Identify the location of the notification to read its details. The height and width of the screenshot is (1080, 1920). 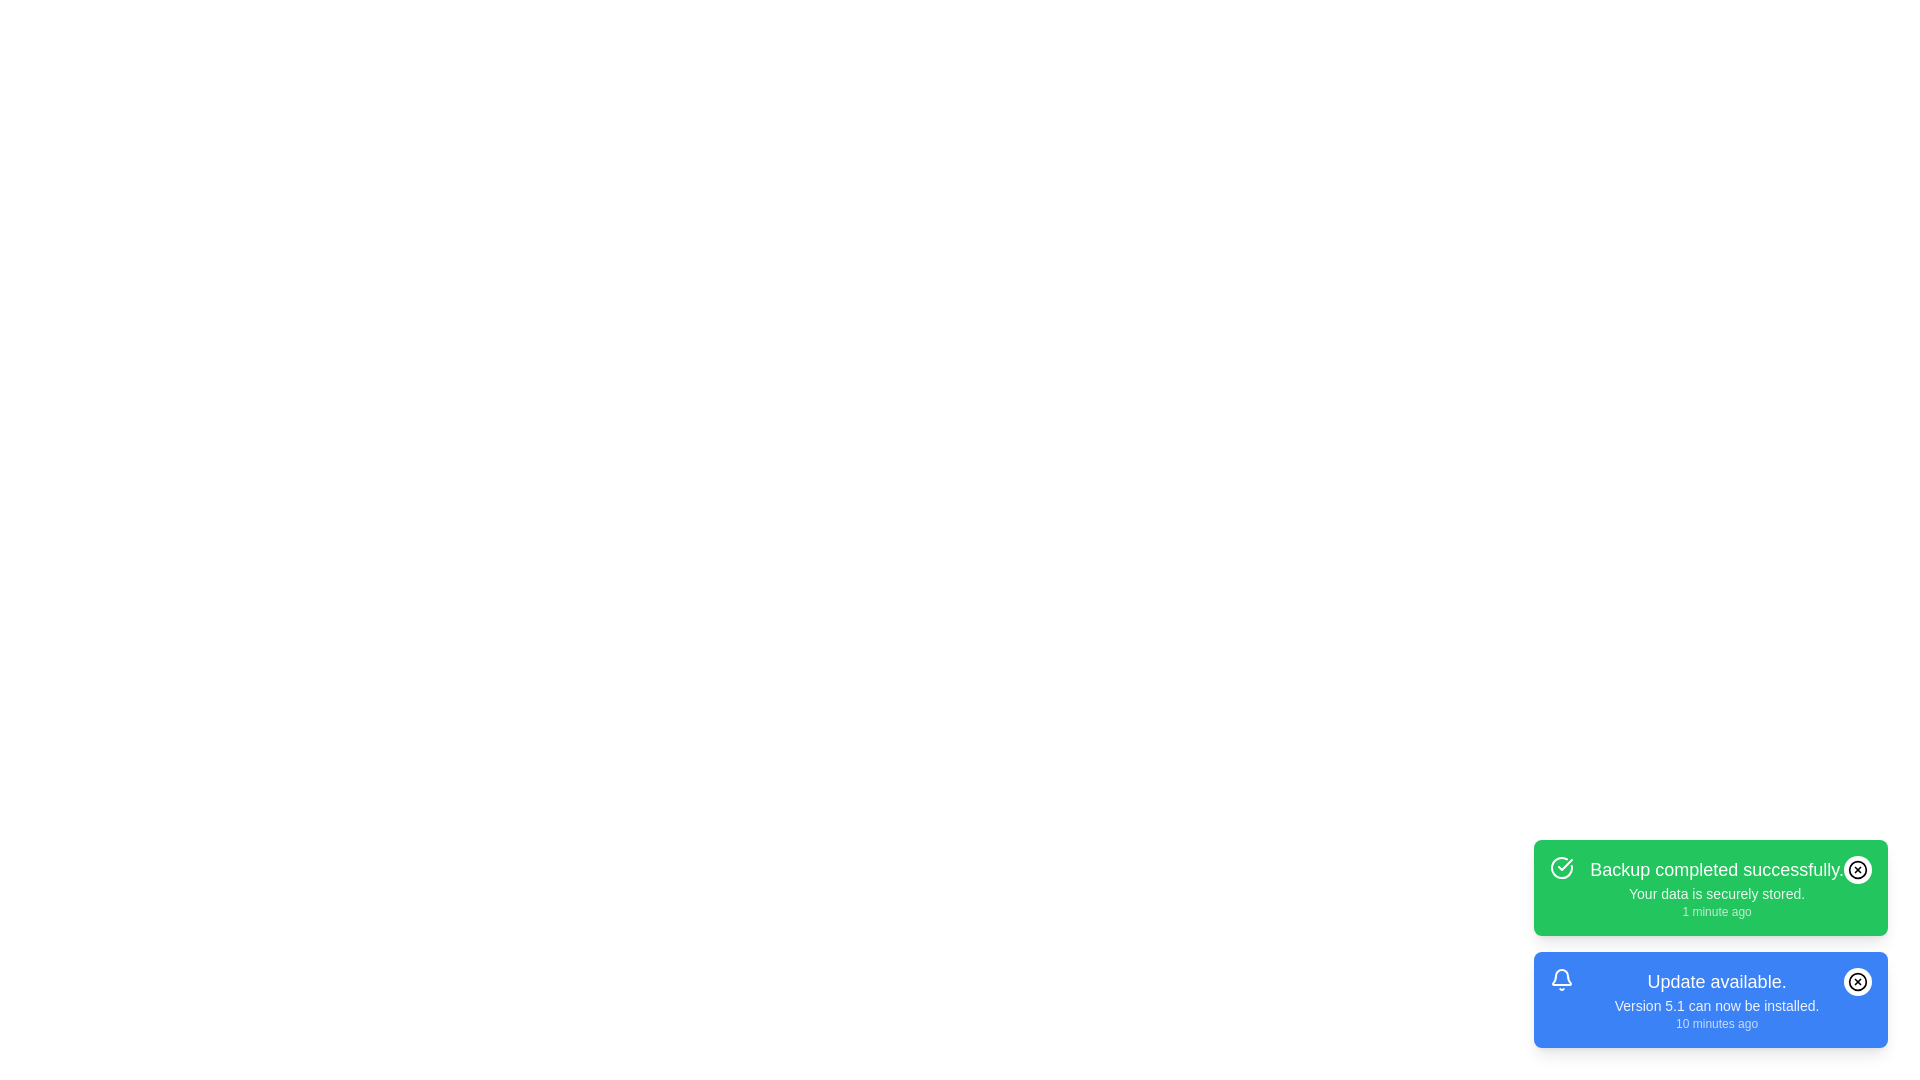
(1716, 886).